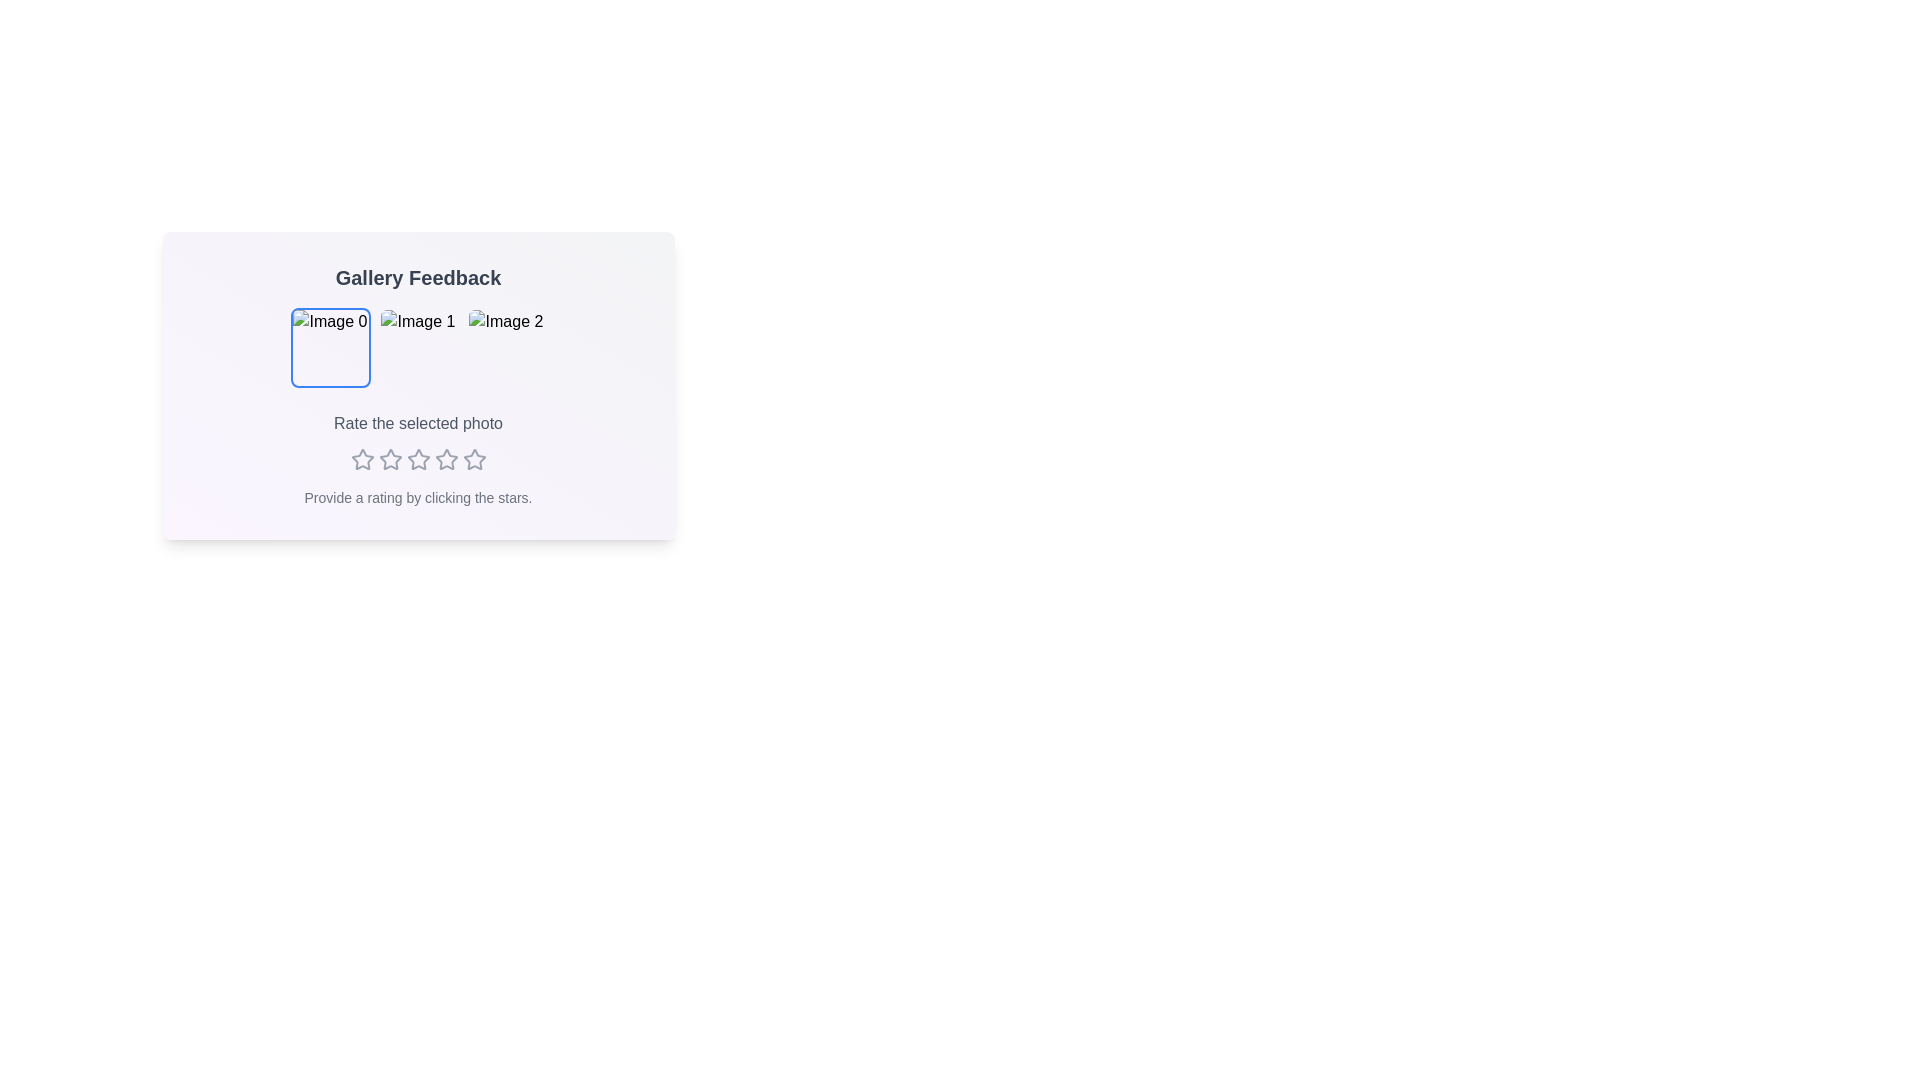 The height and width of the screenshot is (1080, 1920). What do you see at coordinates (390, 459) in the screenshot?
I see `the second star from the left in the horizontal row of five stars used for rating a photo` at bounding box center [390, 459].